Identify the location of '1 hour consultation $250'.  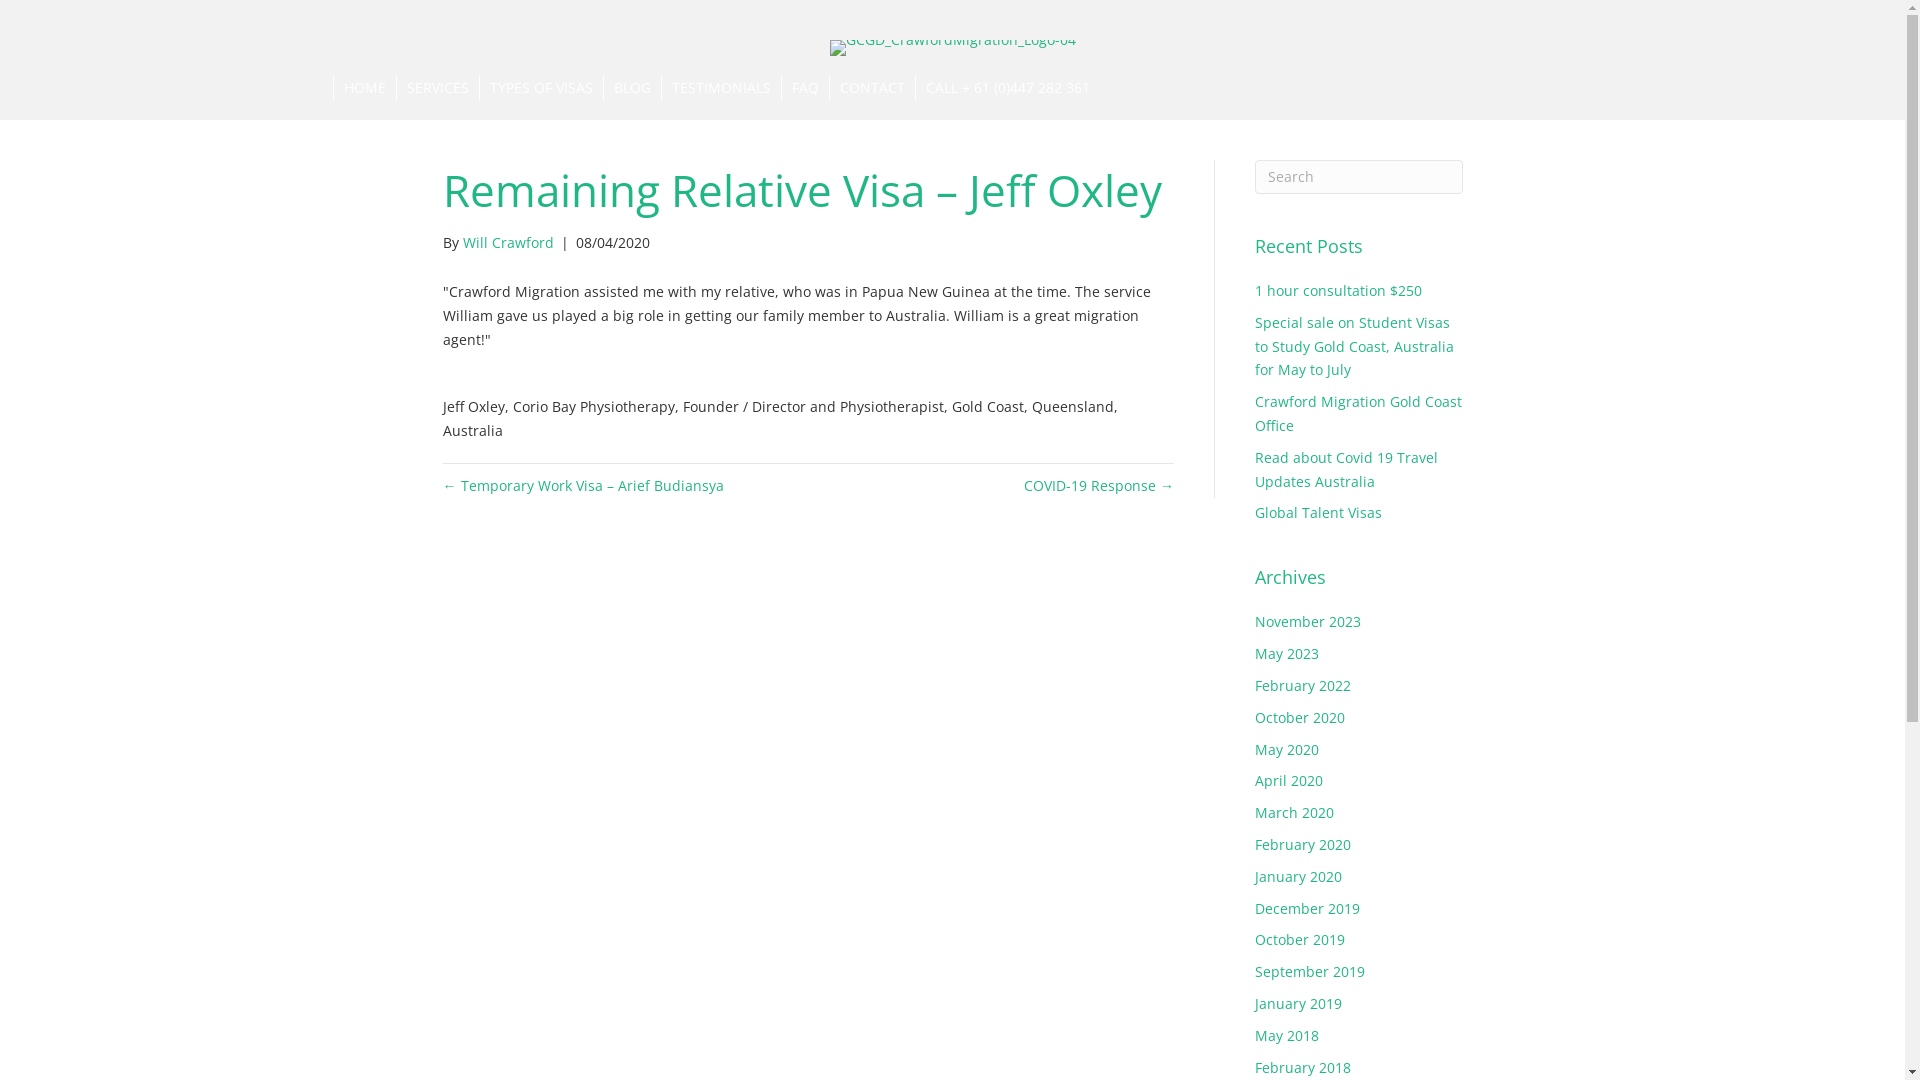
(1338, 290).